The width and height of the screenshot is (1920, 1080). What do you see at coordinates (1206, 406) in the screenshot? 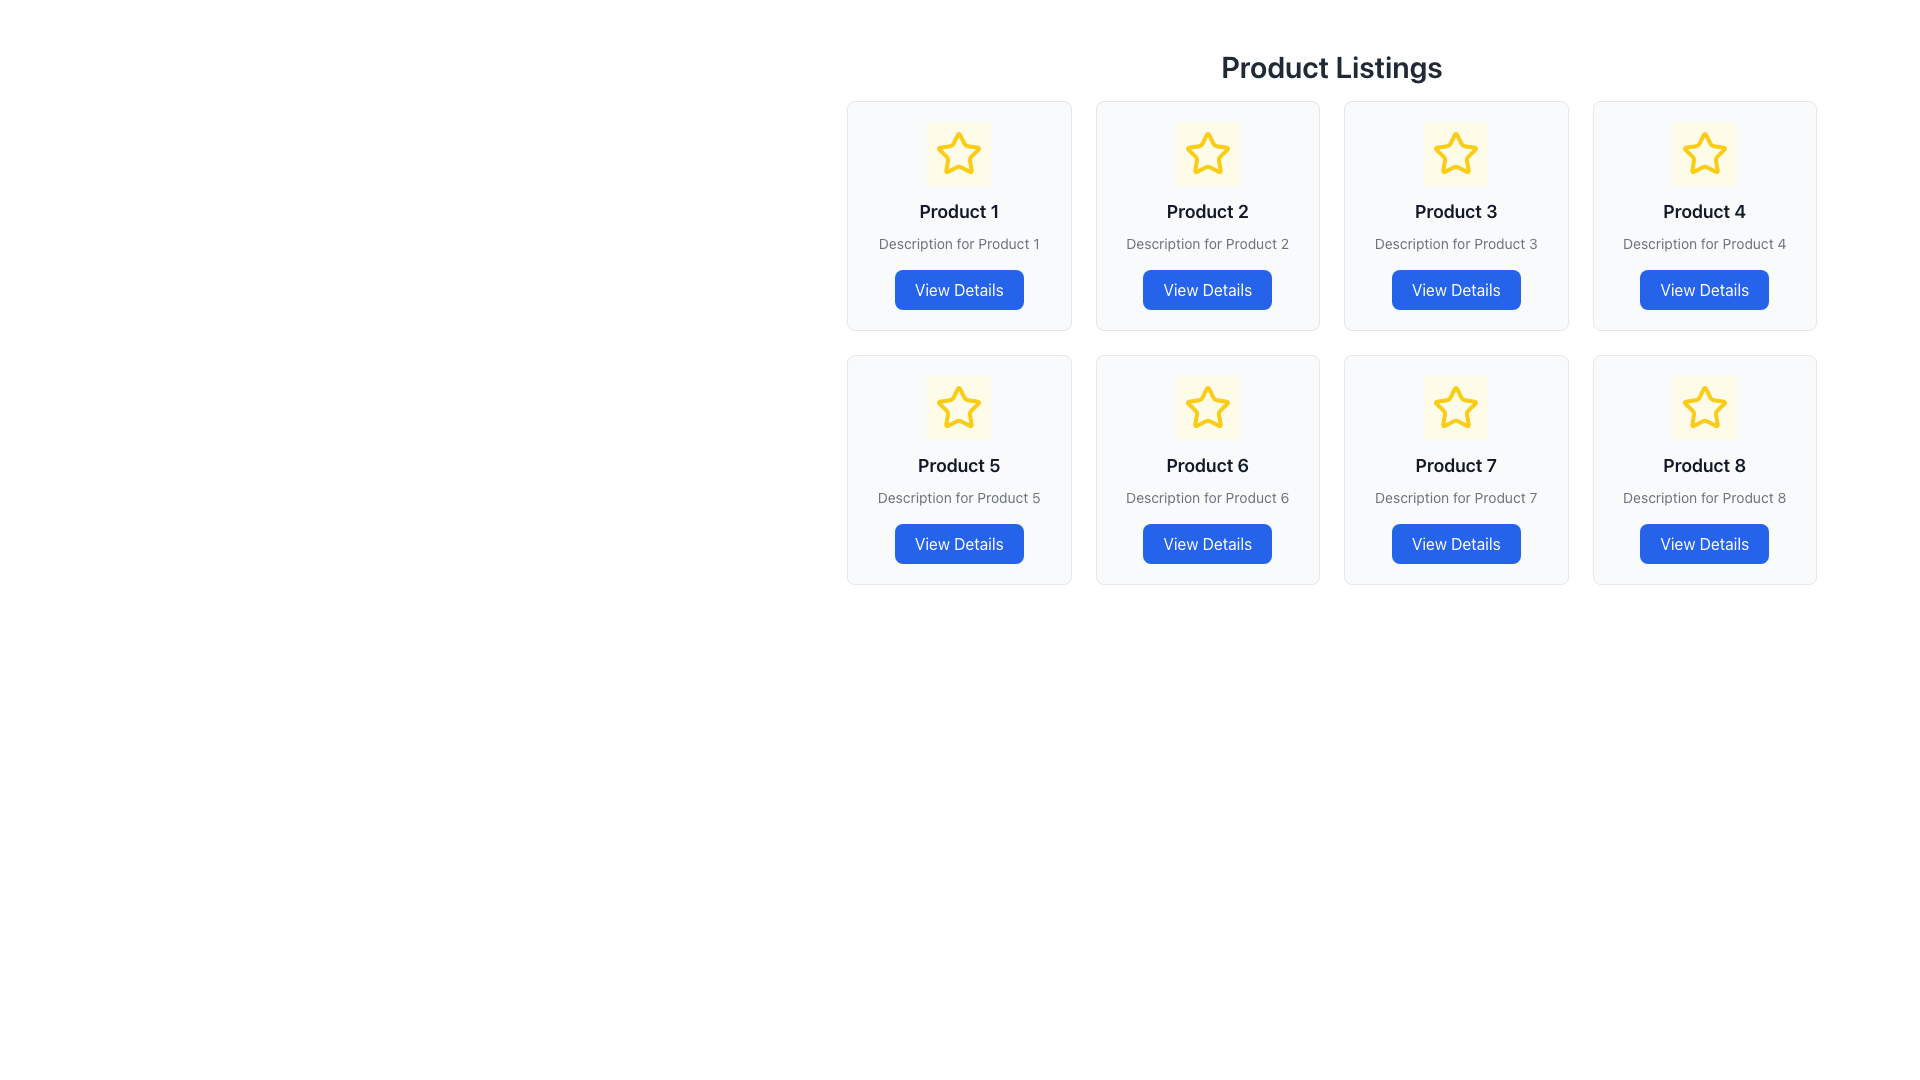
I see `the star-shaped icon with a yellow border located above the title of Product 6 in the layout, which is the third item in the second row of the grid` at bounding box center [1206, 406].